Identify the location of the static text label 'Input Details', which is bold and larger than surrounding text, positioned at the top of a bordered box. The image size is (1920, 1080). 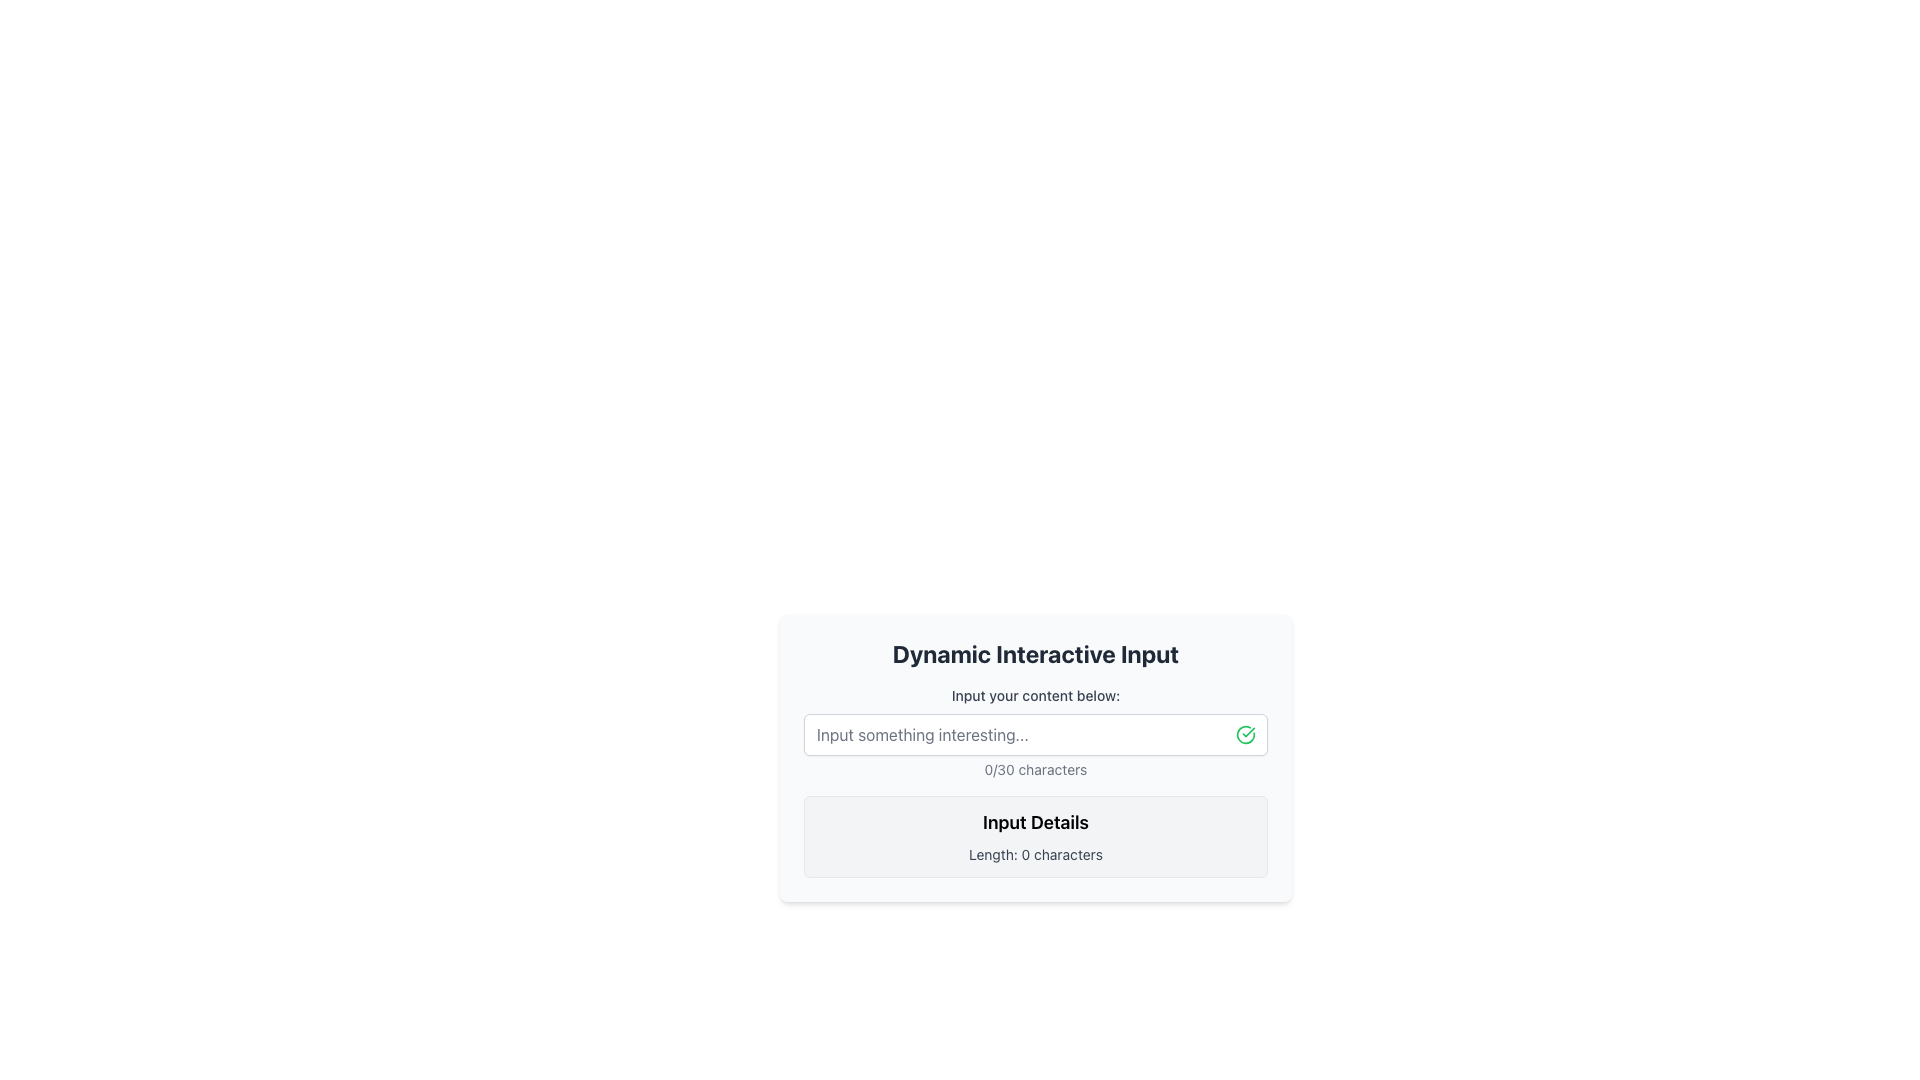
(1036, 822).